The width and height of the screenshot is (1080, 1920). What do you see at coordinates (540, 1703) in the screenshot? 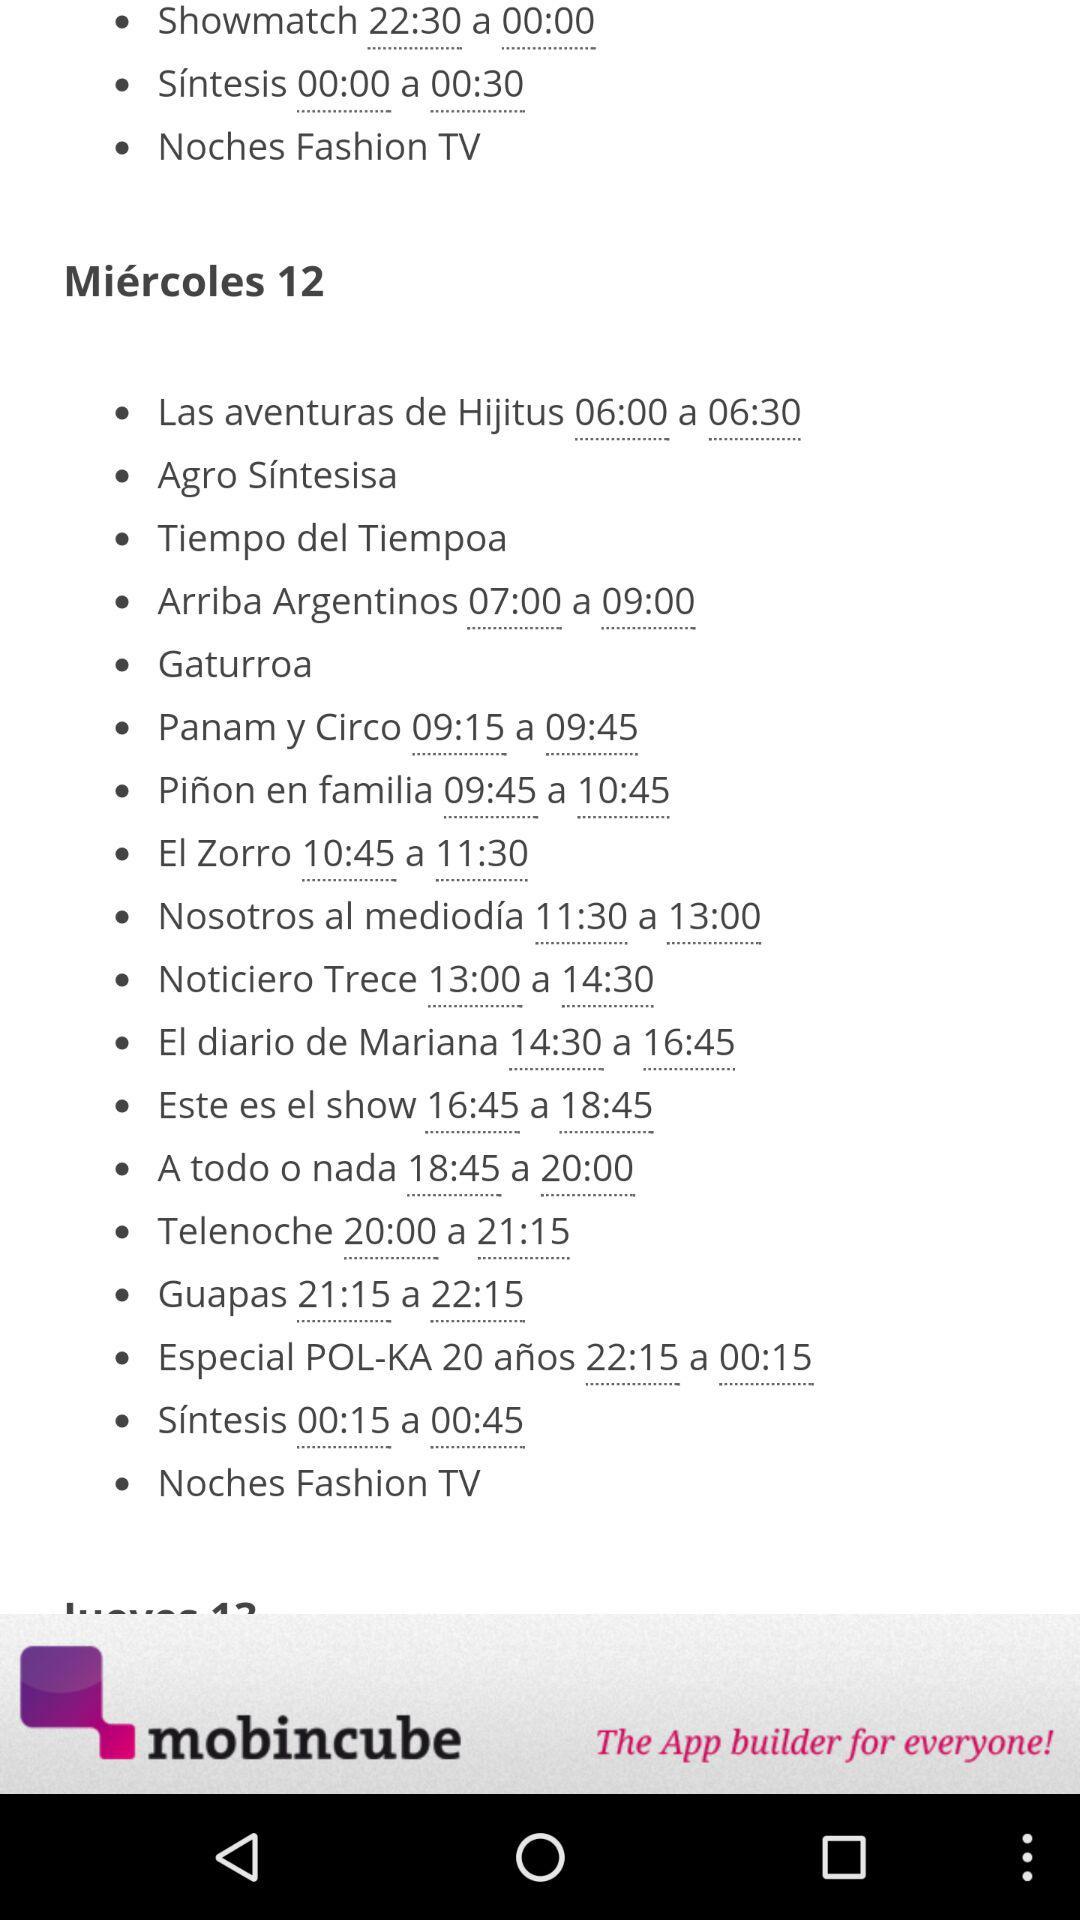
I see `add` at bounding box center [540, 1703].